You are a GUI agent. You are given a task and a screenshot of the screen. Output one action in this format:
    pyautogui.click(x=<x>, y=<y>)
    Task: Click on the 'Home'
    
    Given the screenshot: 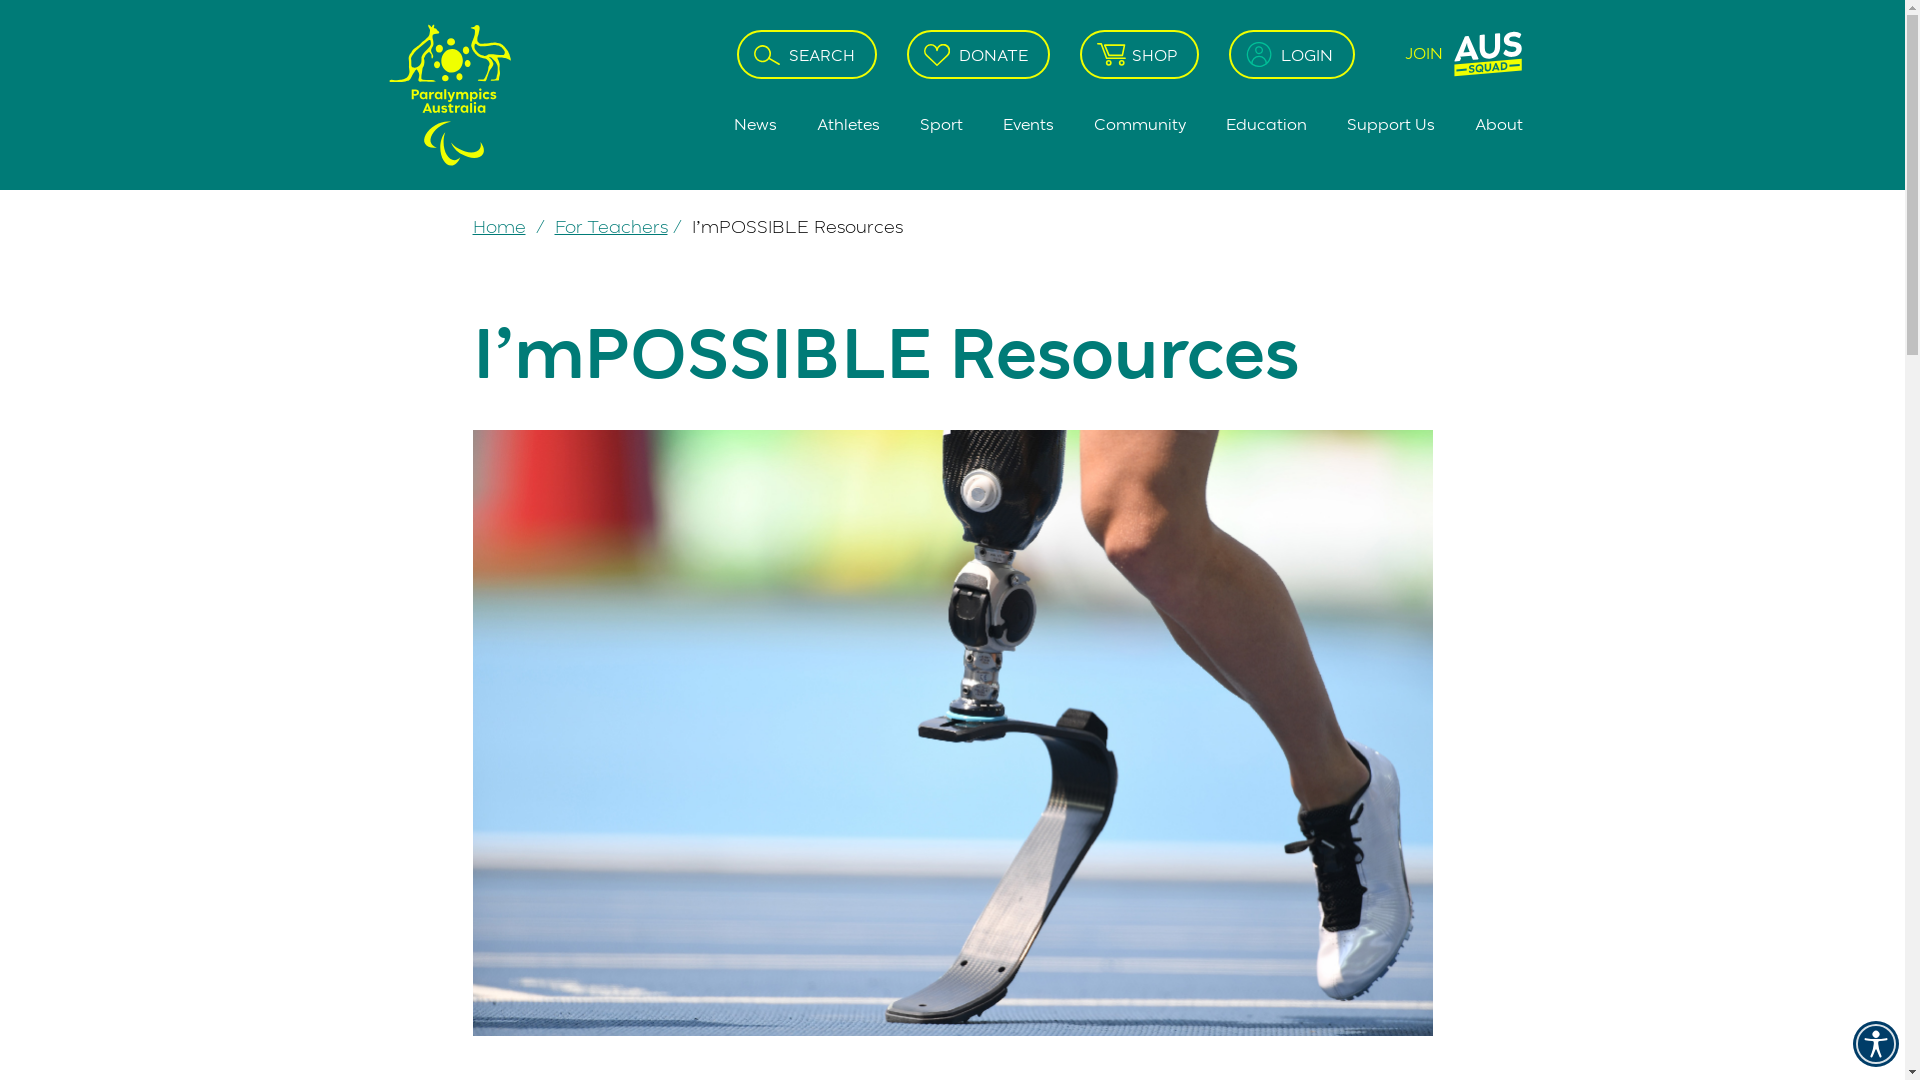 What is the action you would take?
    pyautogui.click(x=498, y=225)
    